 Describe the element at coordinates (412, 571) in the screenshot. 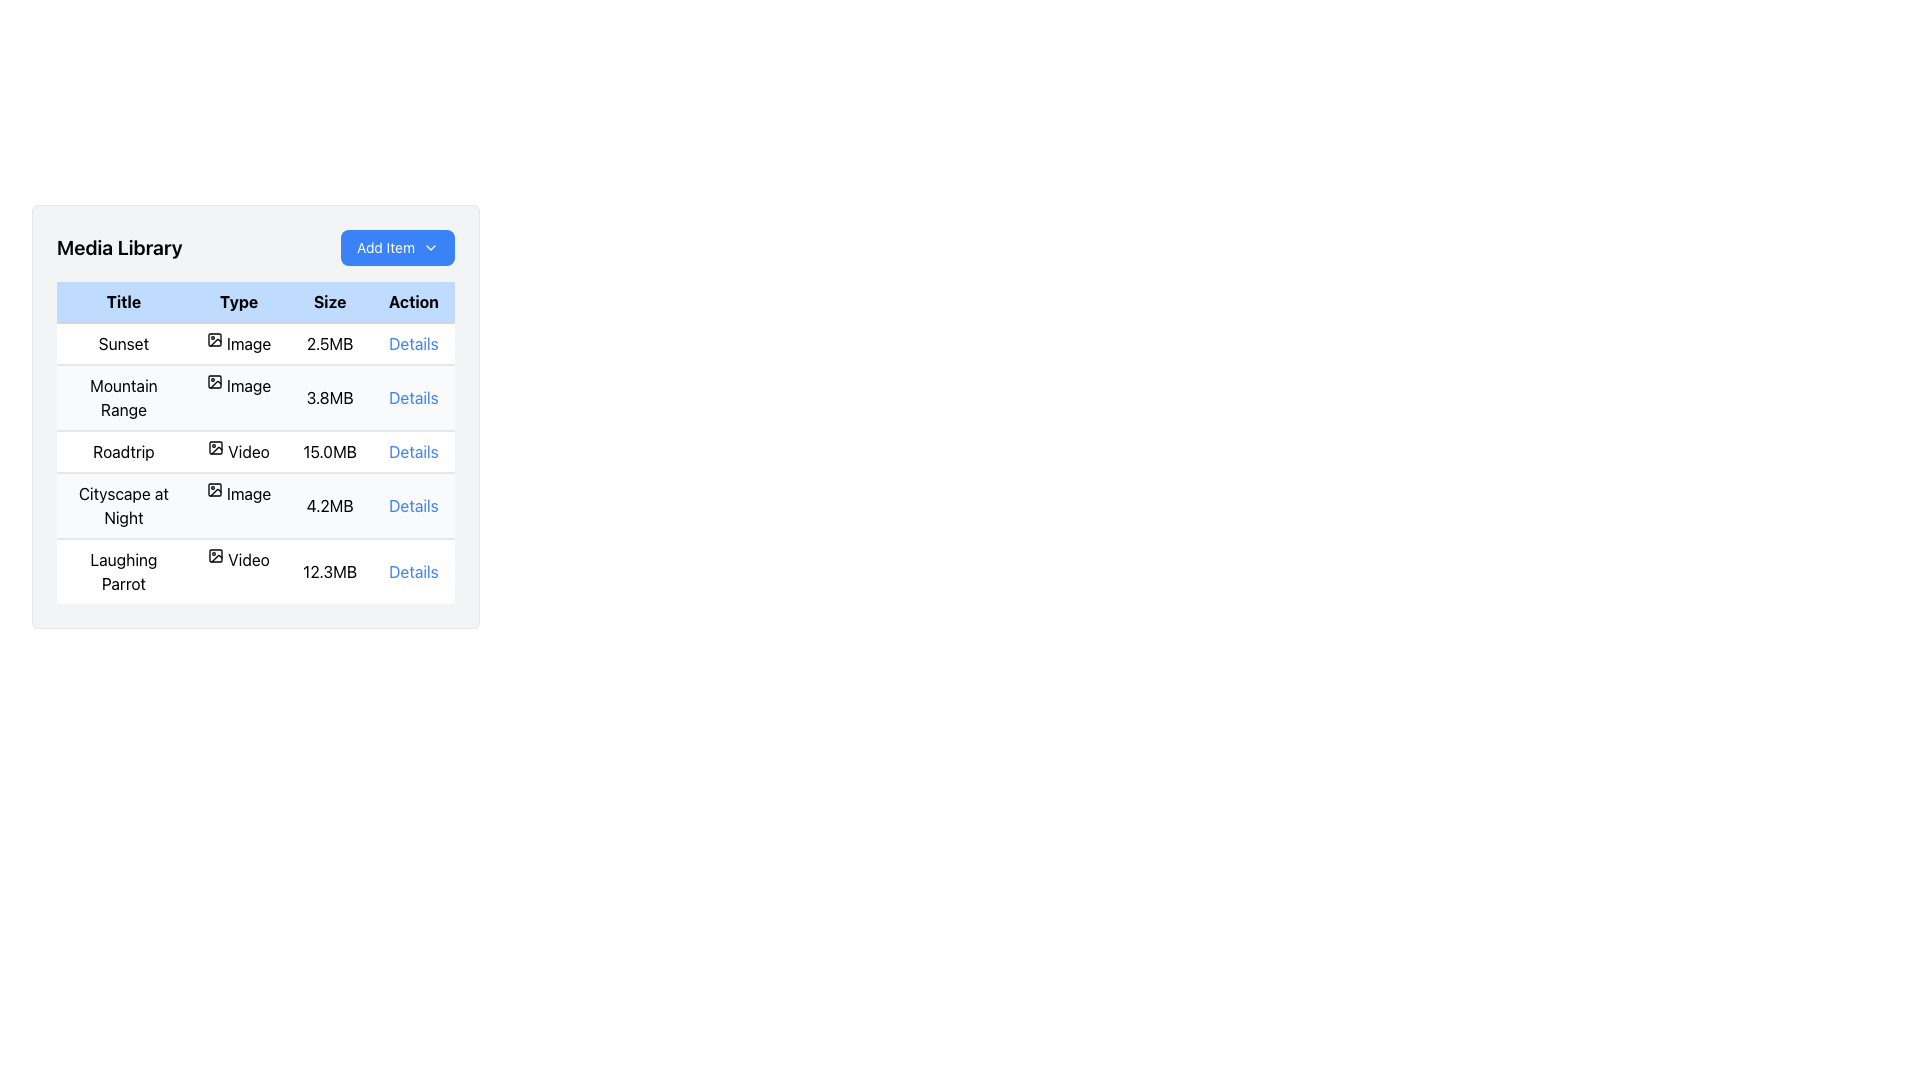

I see `the blue hyperlink labeled 'Details' in the 'Action' column of the 'Laughing Parrot' video file row` at that location.